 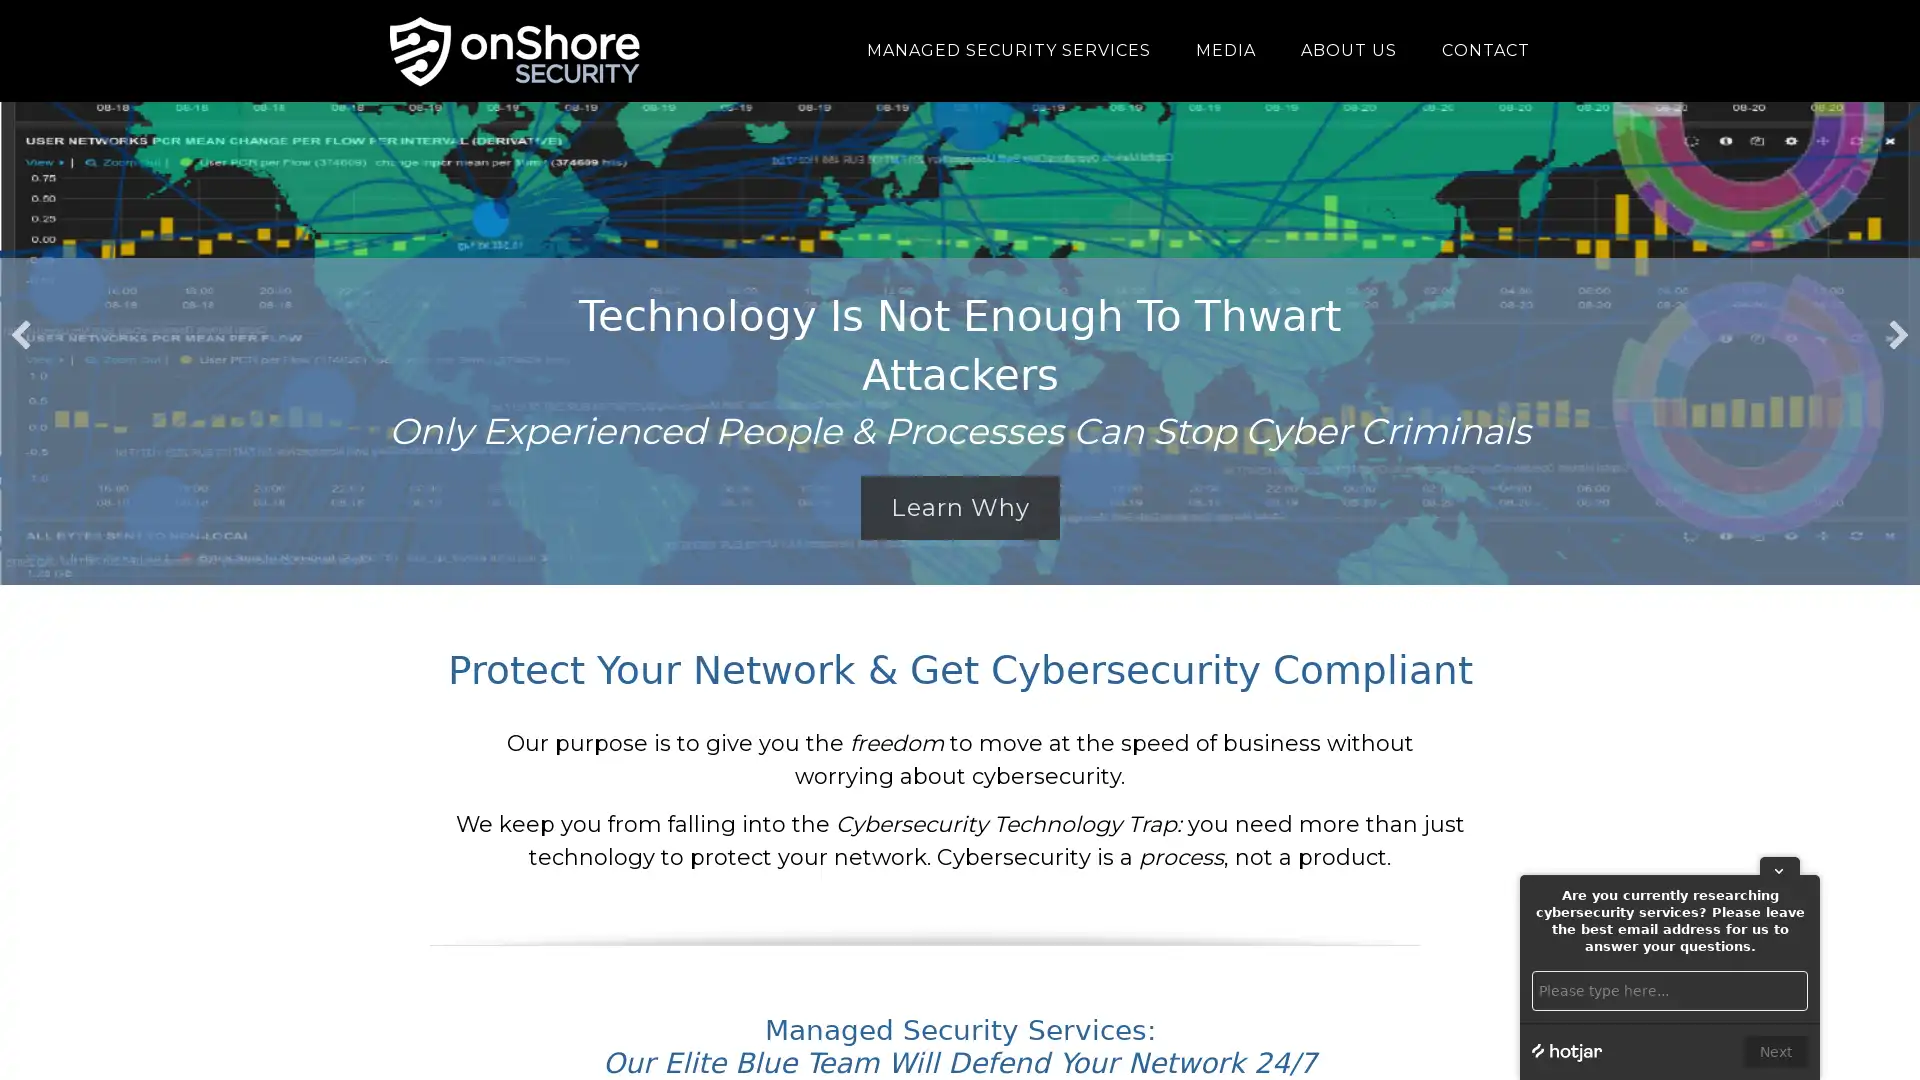 I want to click on previous, so click(x=20, y=334).